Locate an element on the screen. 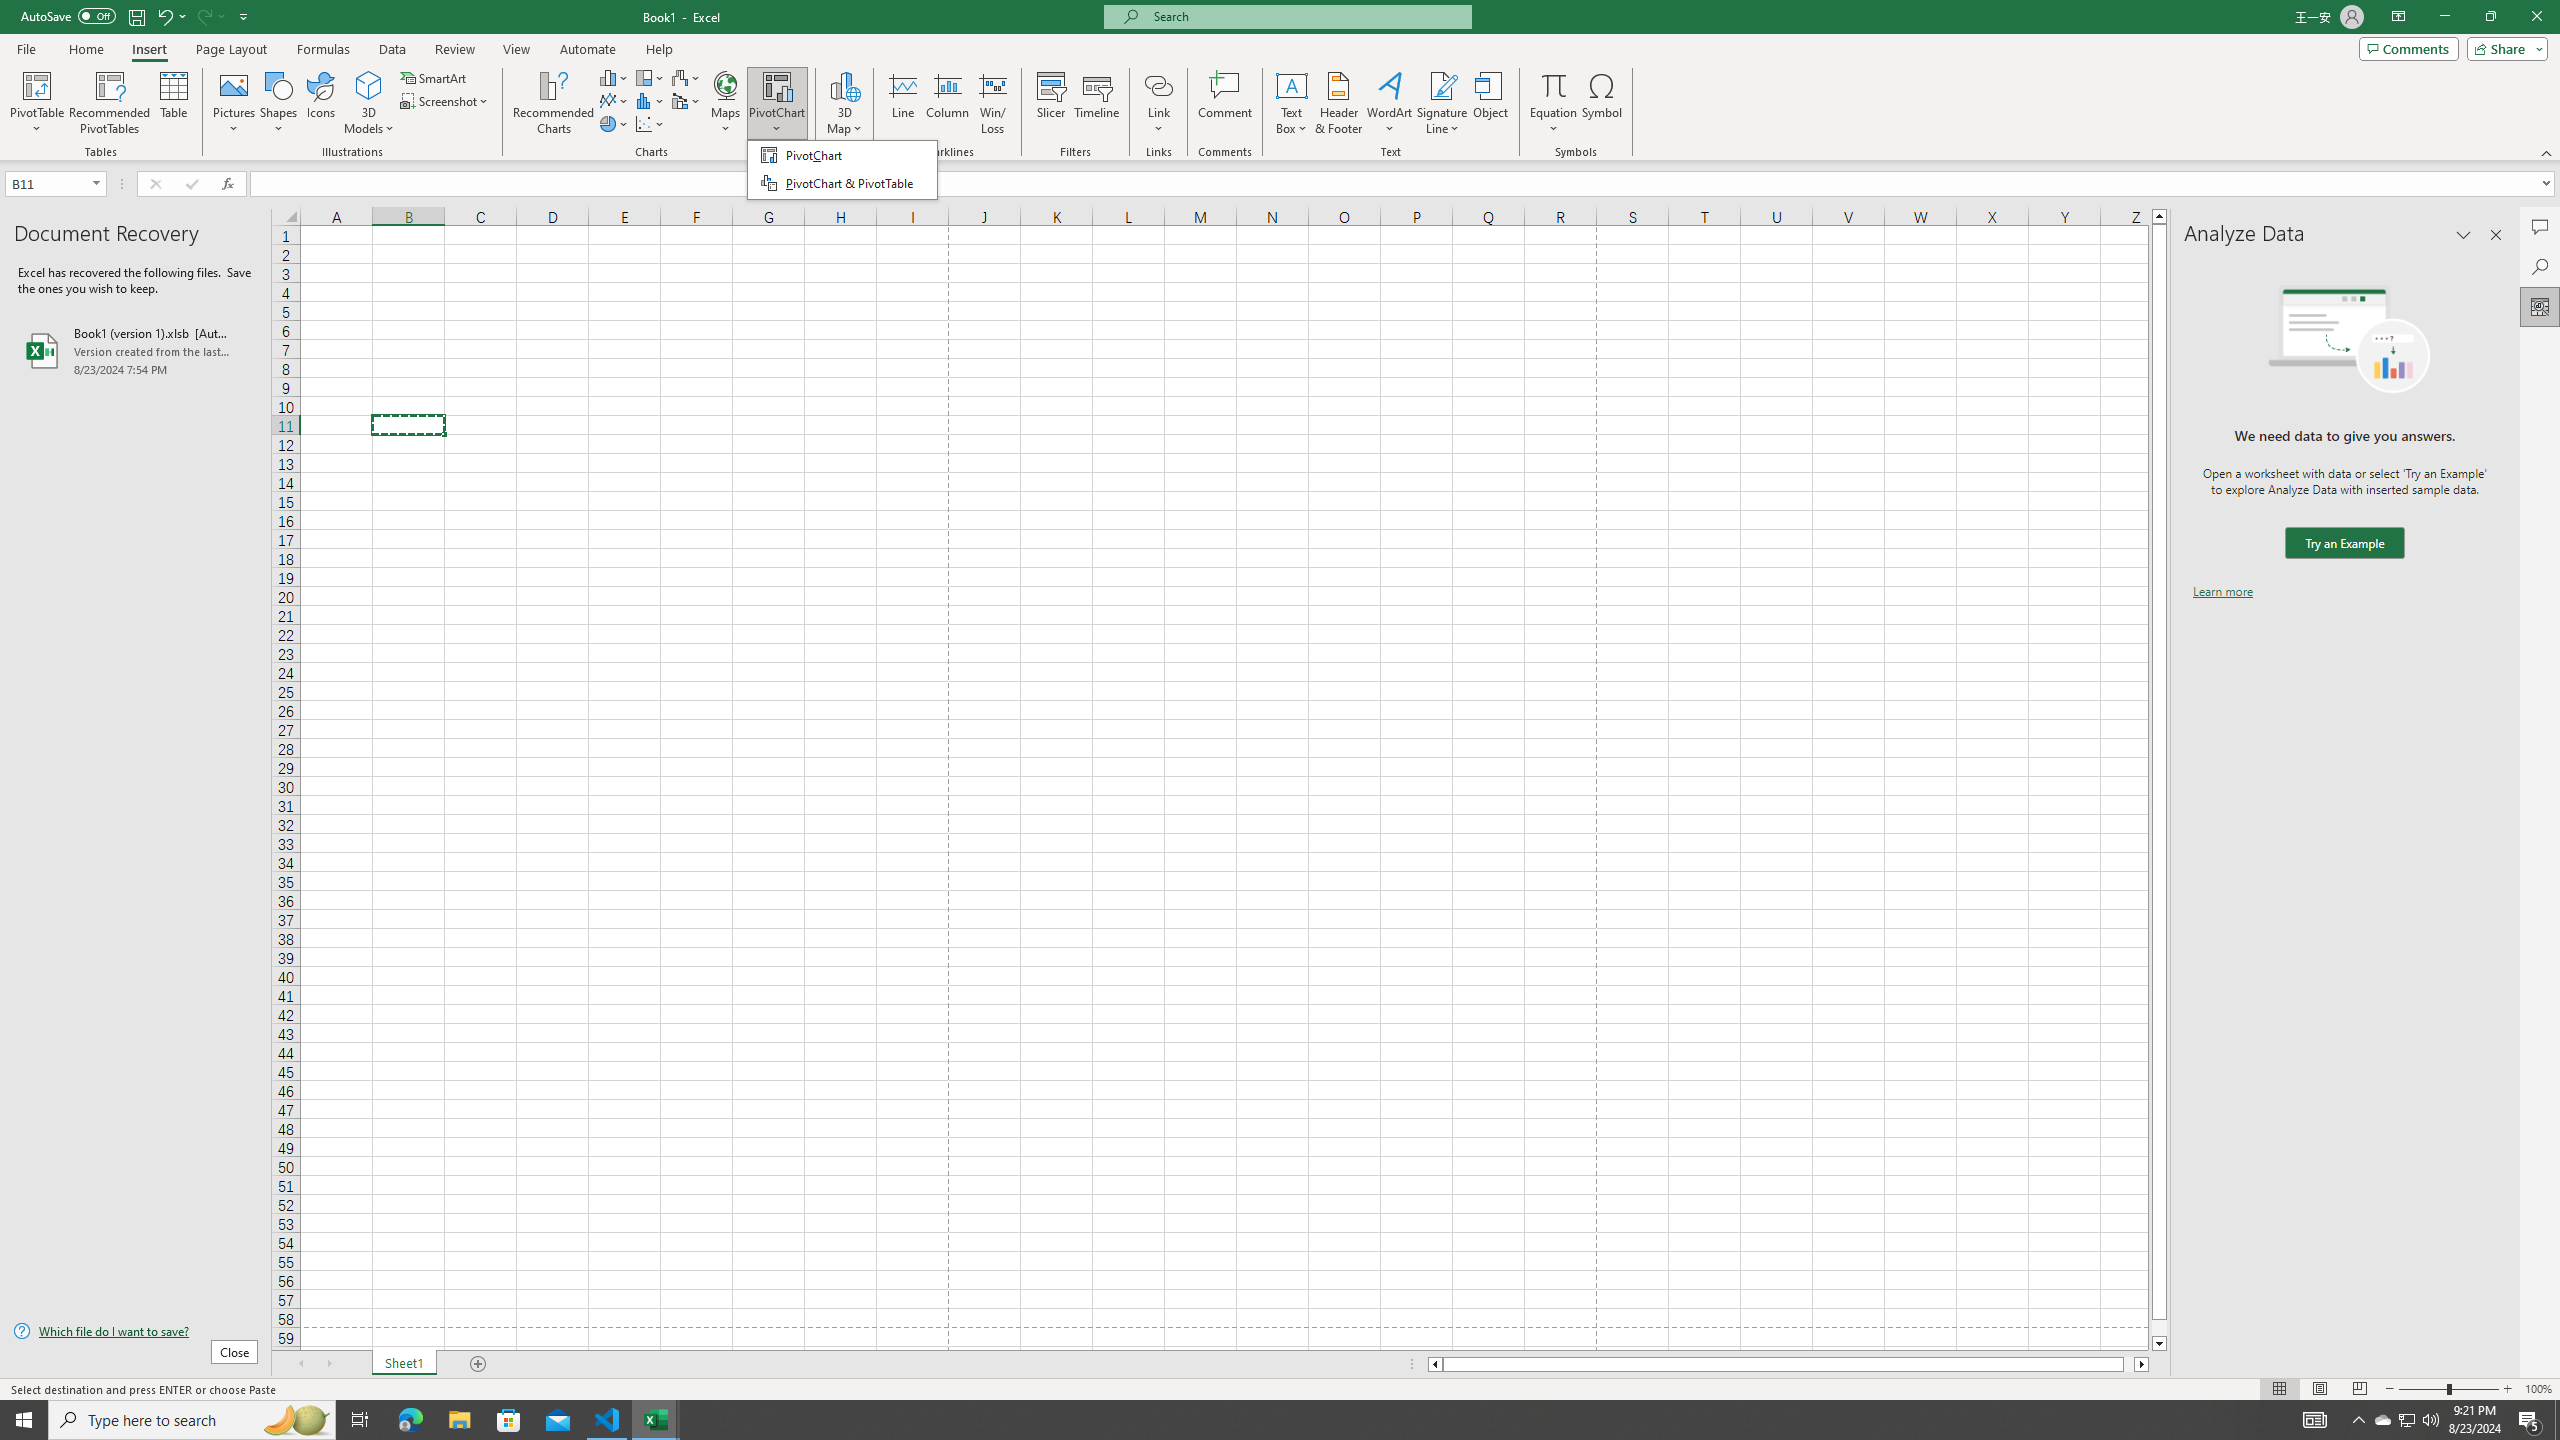  'Link' is located at coordinates (1158, 103).